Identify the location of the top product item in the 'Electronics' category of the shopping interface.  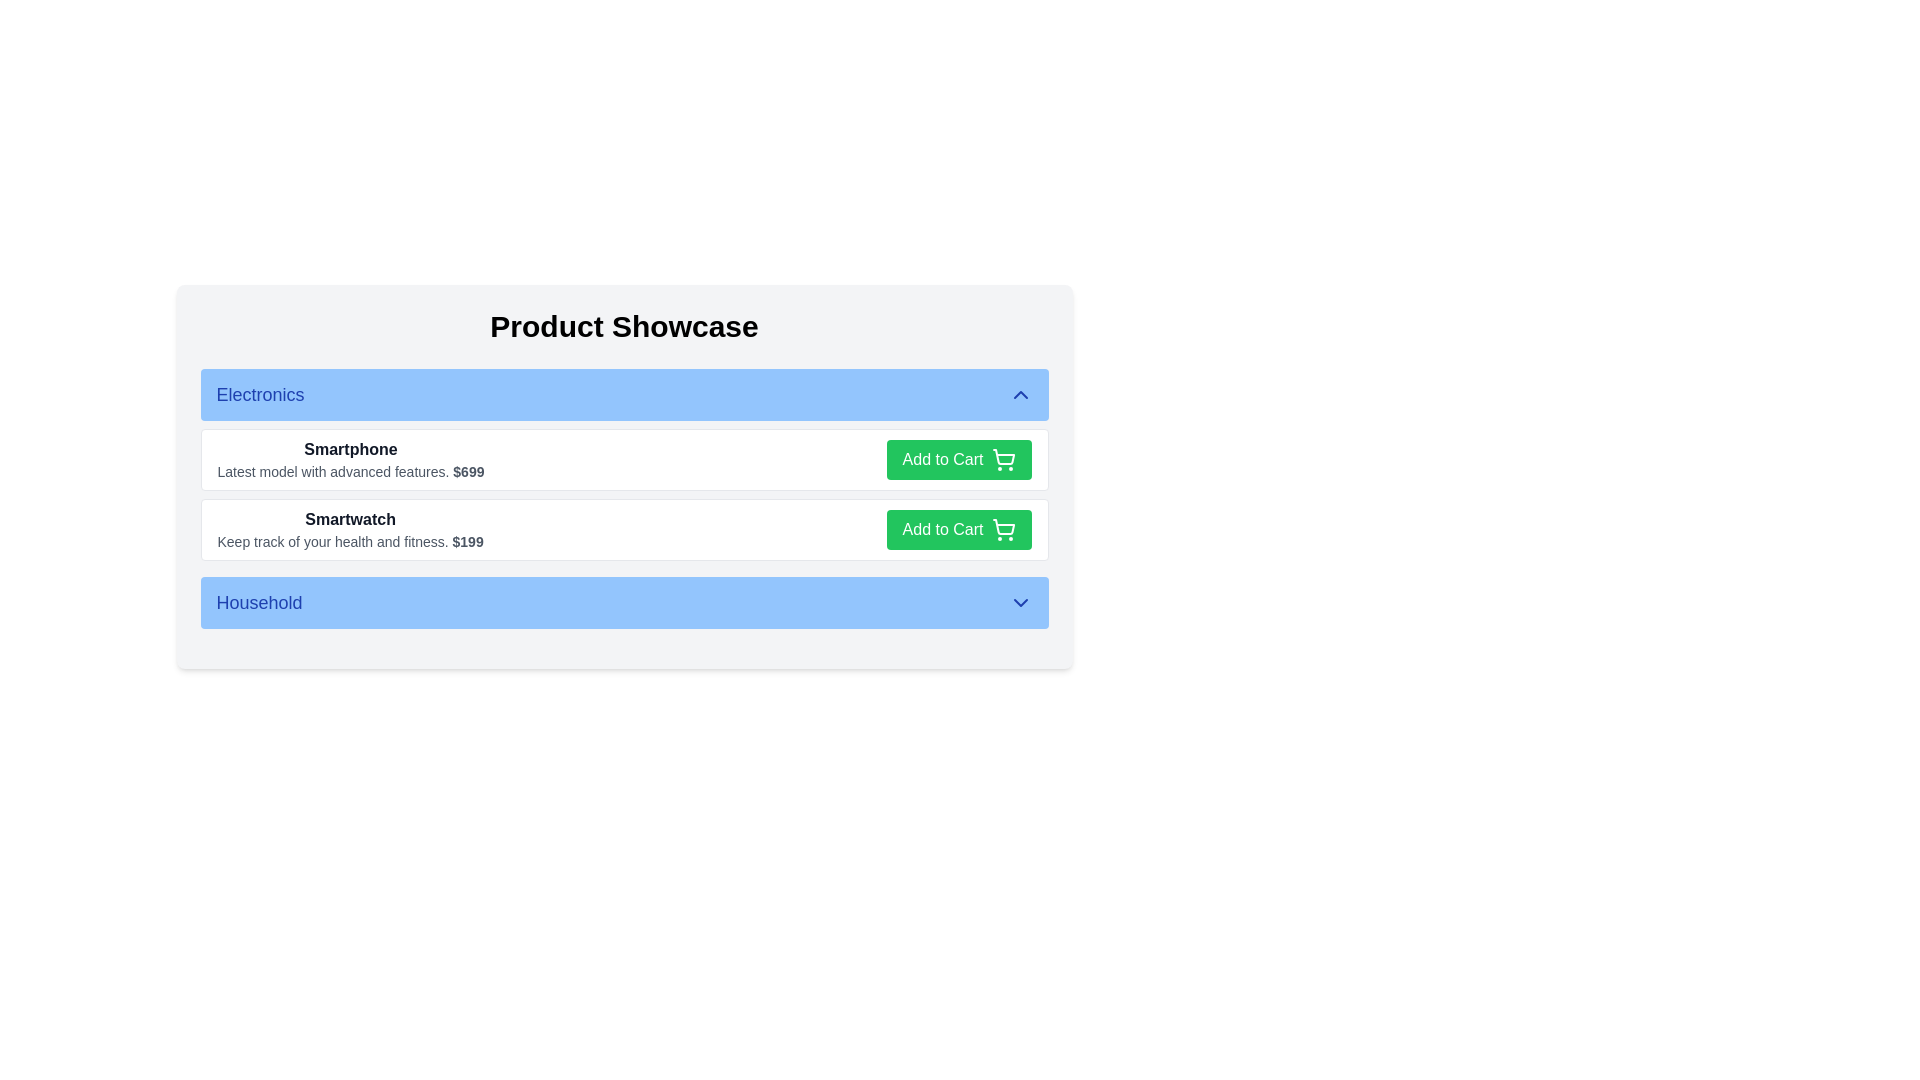
(623, 459).